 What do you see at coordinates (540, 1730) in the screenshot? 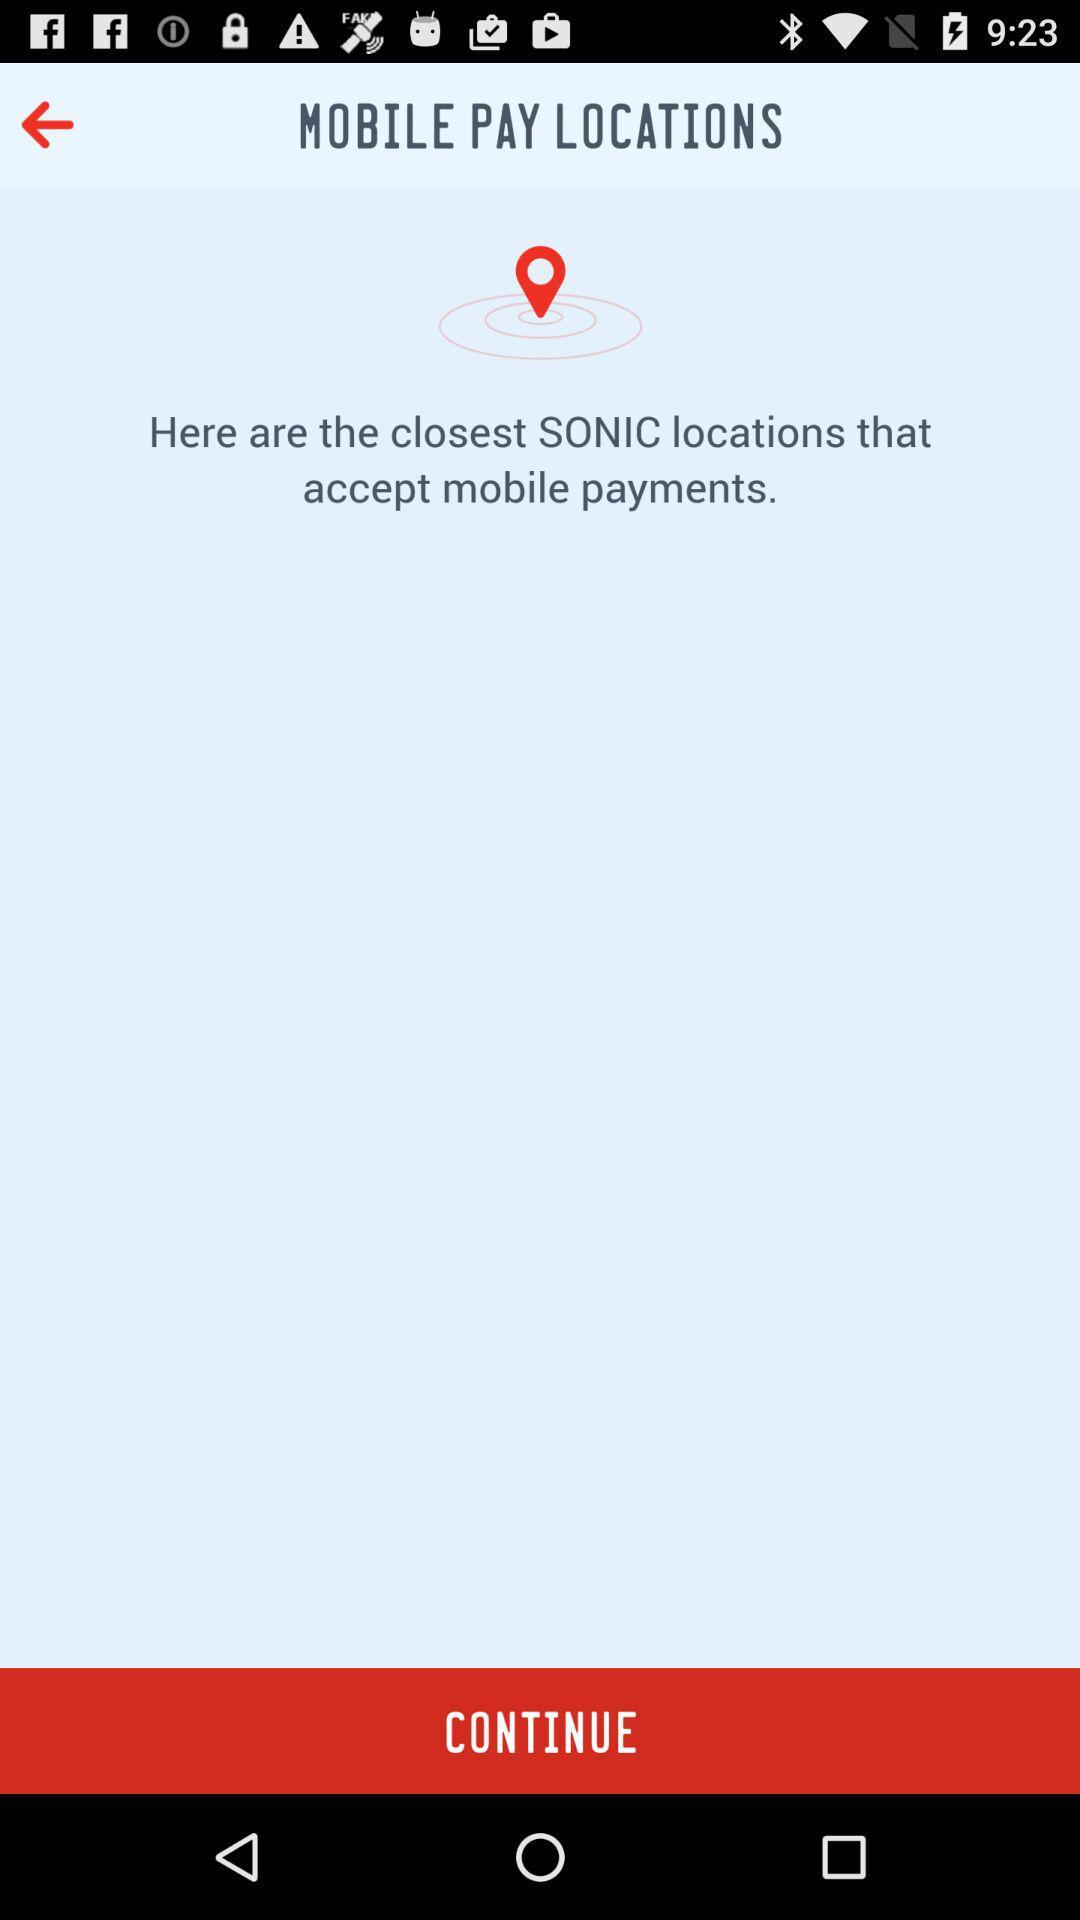
I see `continue item` at bounding box center [540, 1730].